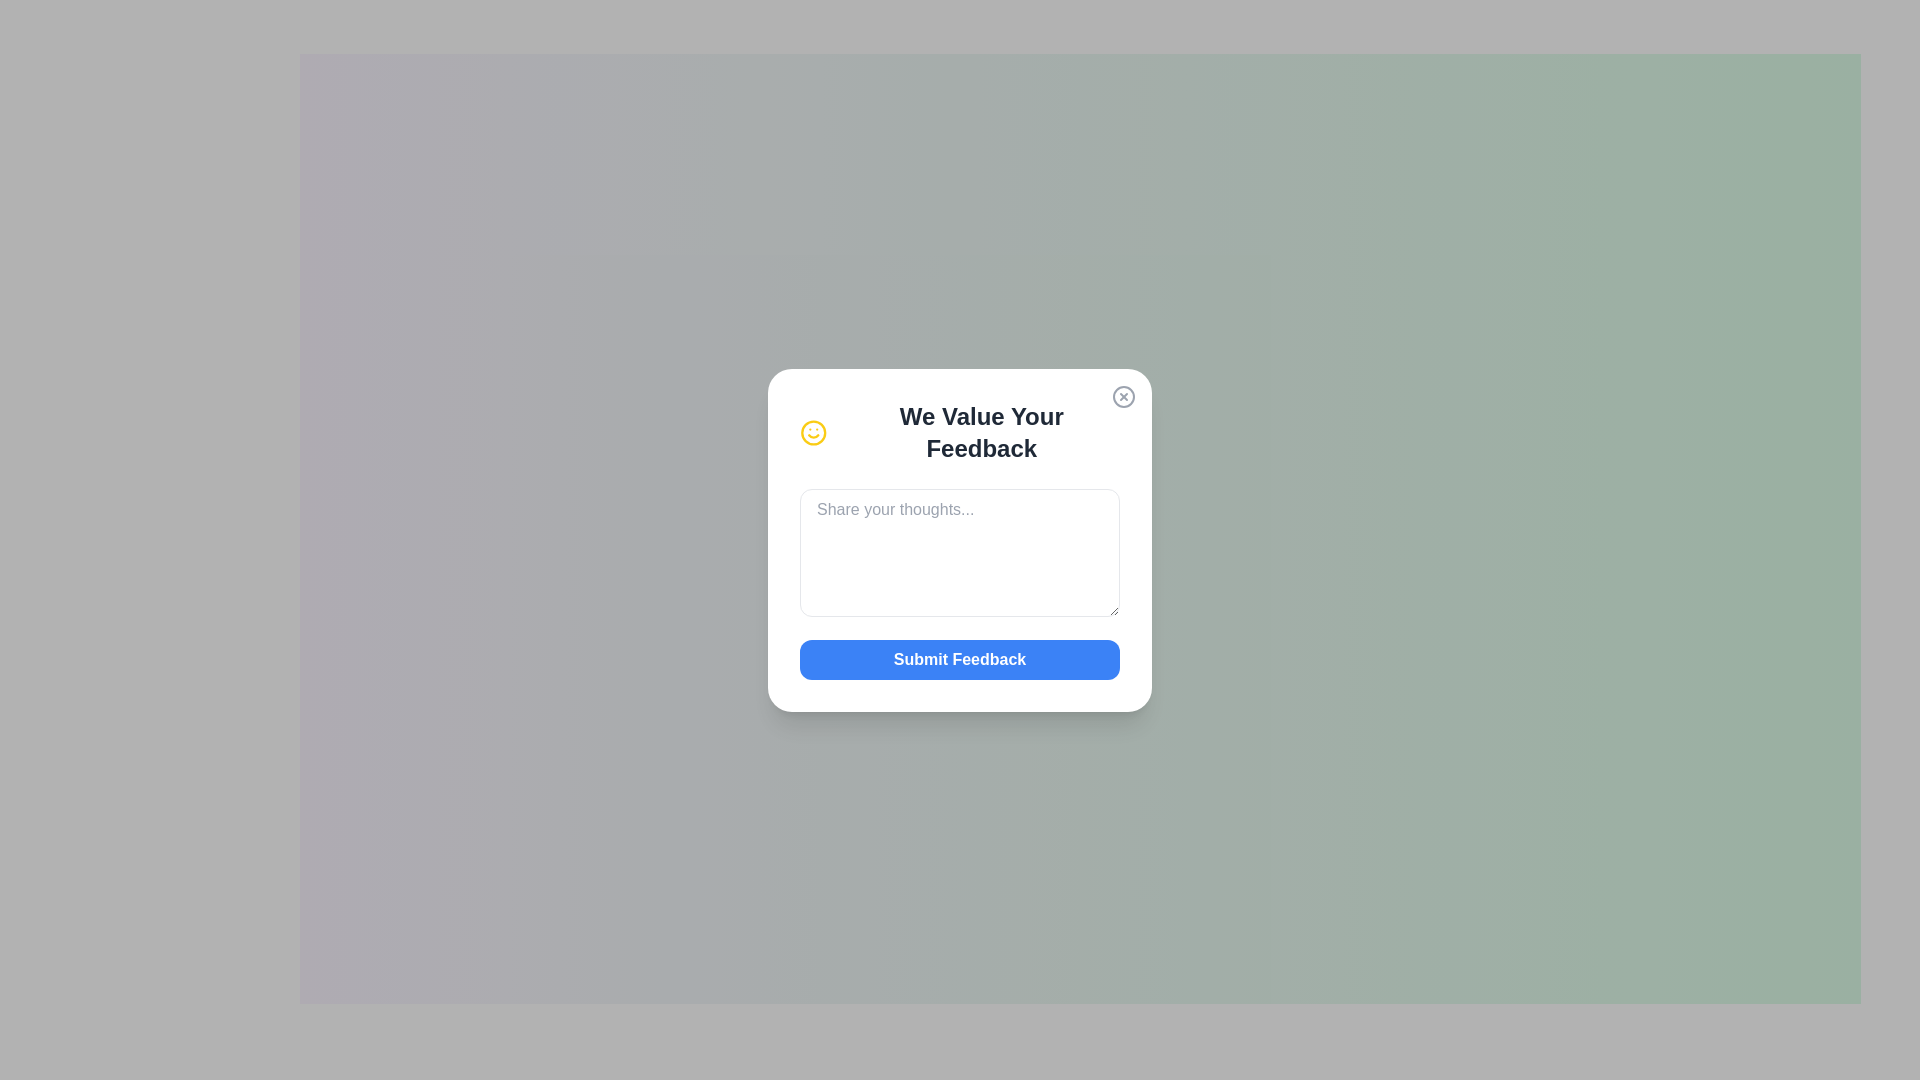 This screenshot has width=1920, height=1080. Describe the element at coordinates (981, 431) in the screenshot. I see `the text label that reads 'We Value Your Feedback', which is prominently displayed in bold, grayish-black text at the top section of the modal dialog box` at that location.